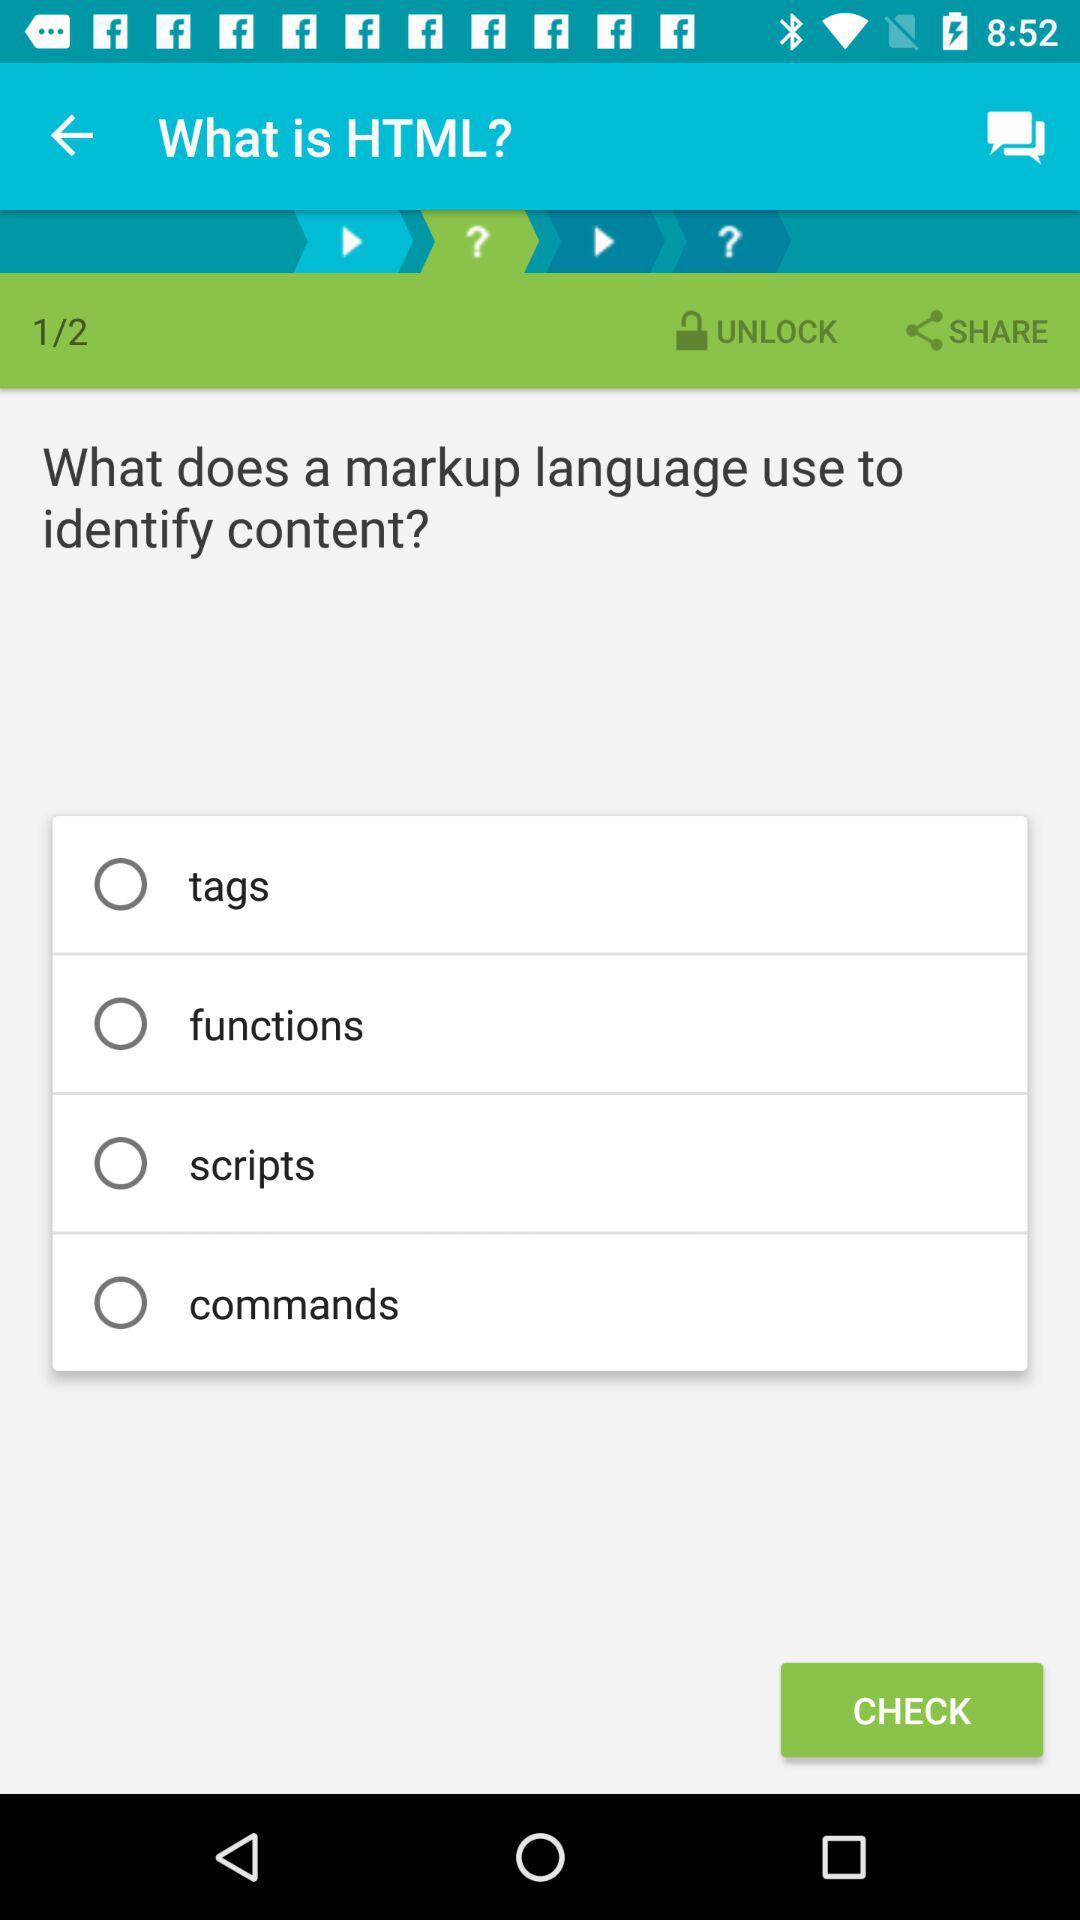 The image size is (1080, 1920). I want to click on the icon below the commands, so click(911, 1708).